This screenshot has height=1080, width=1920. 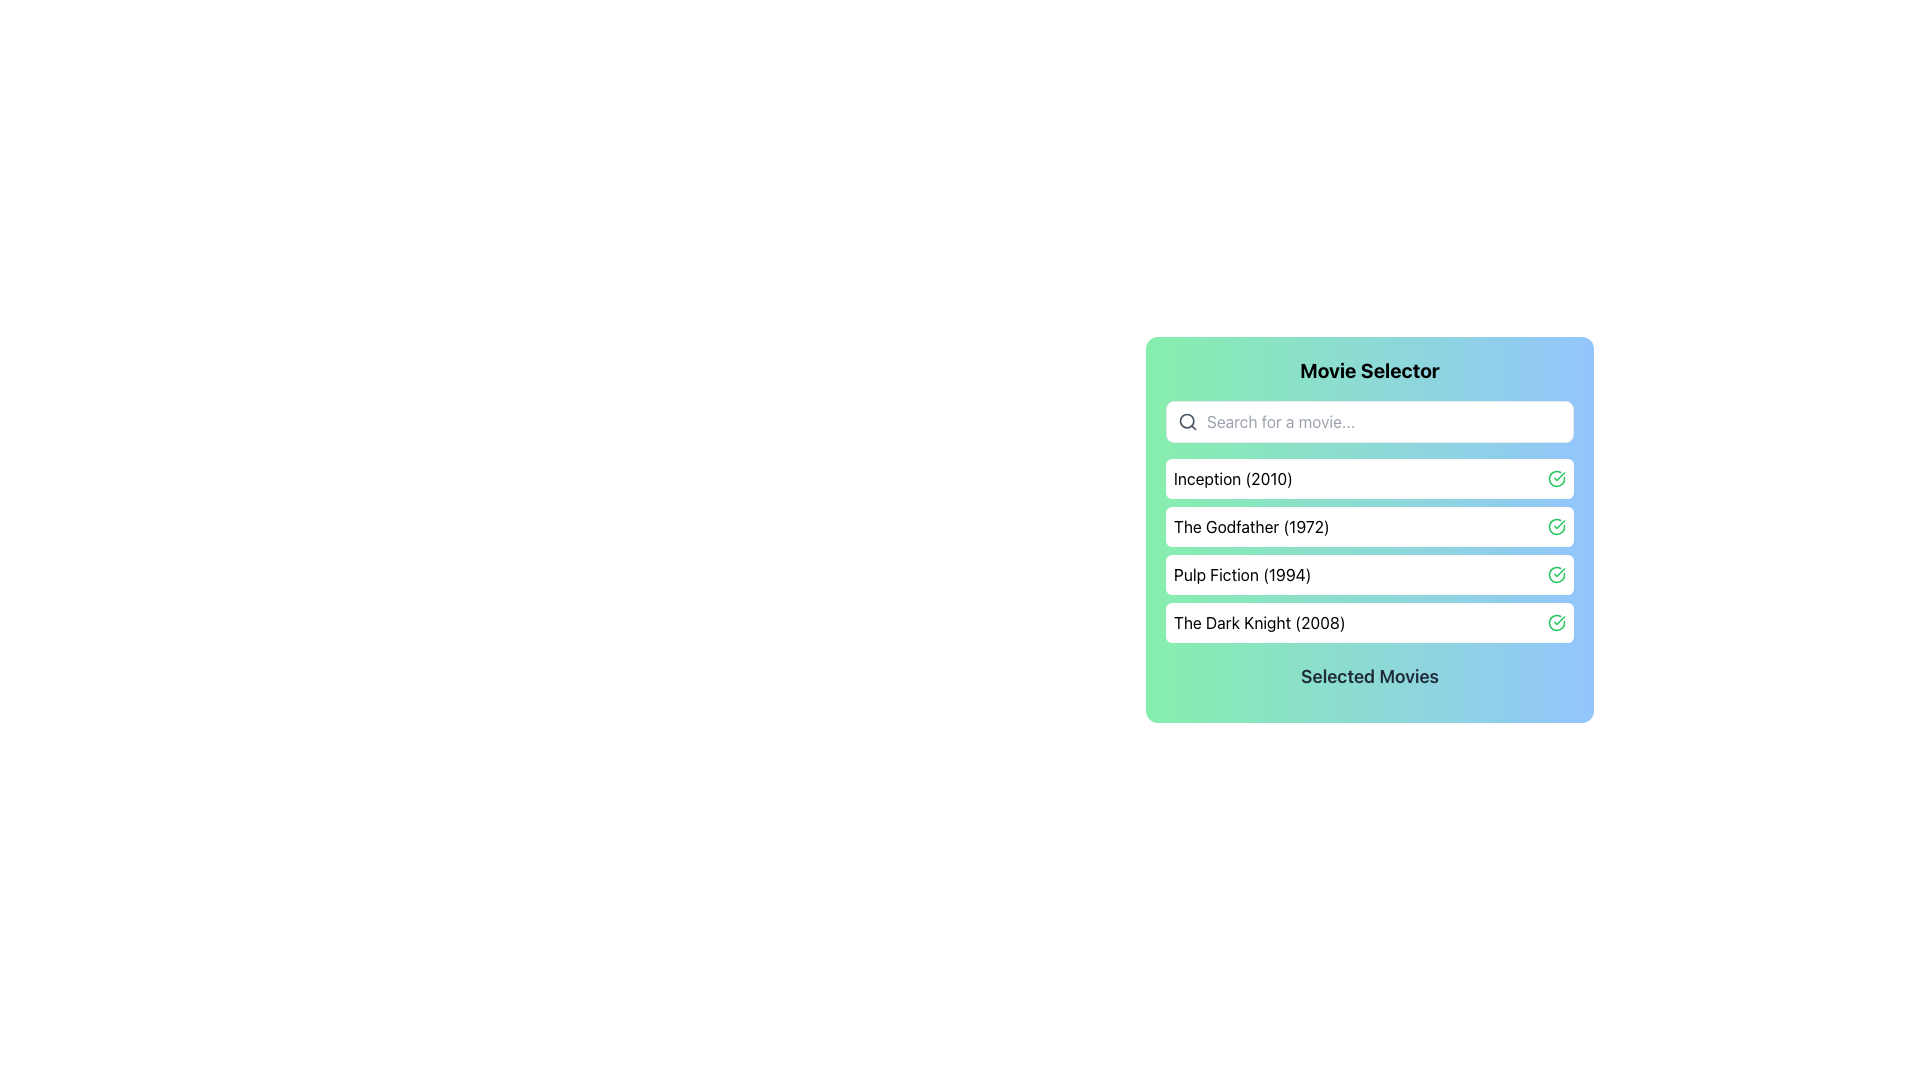 I want to click on the green circular icon with a checkmark next to 'The Godfather (1972)' in the movie list, so click(x=1555, y=478).